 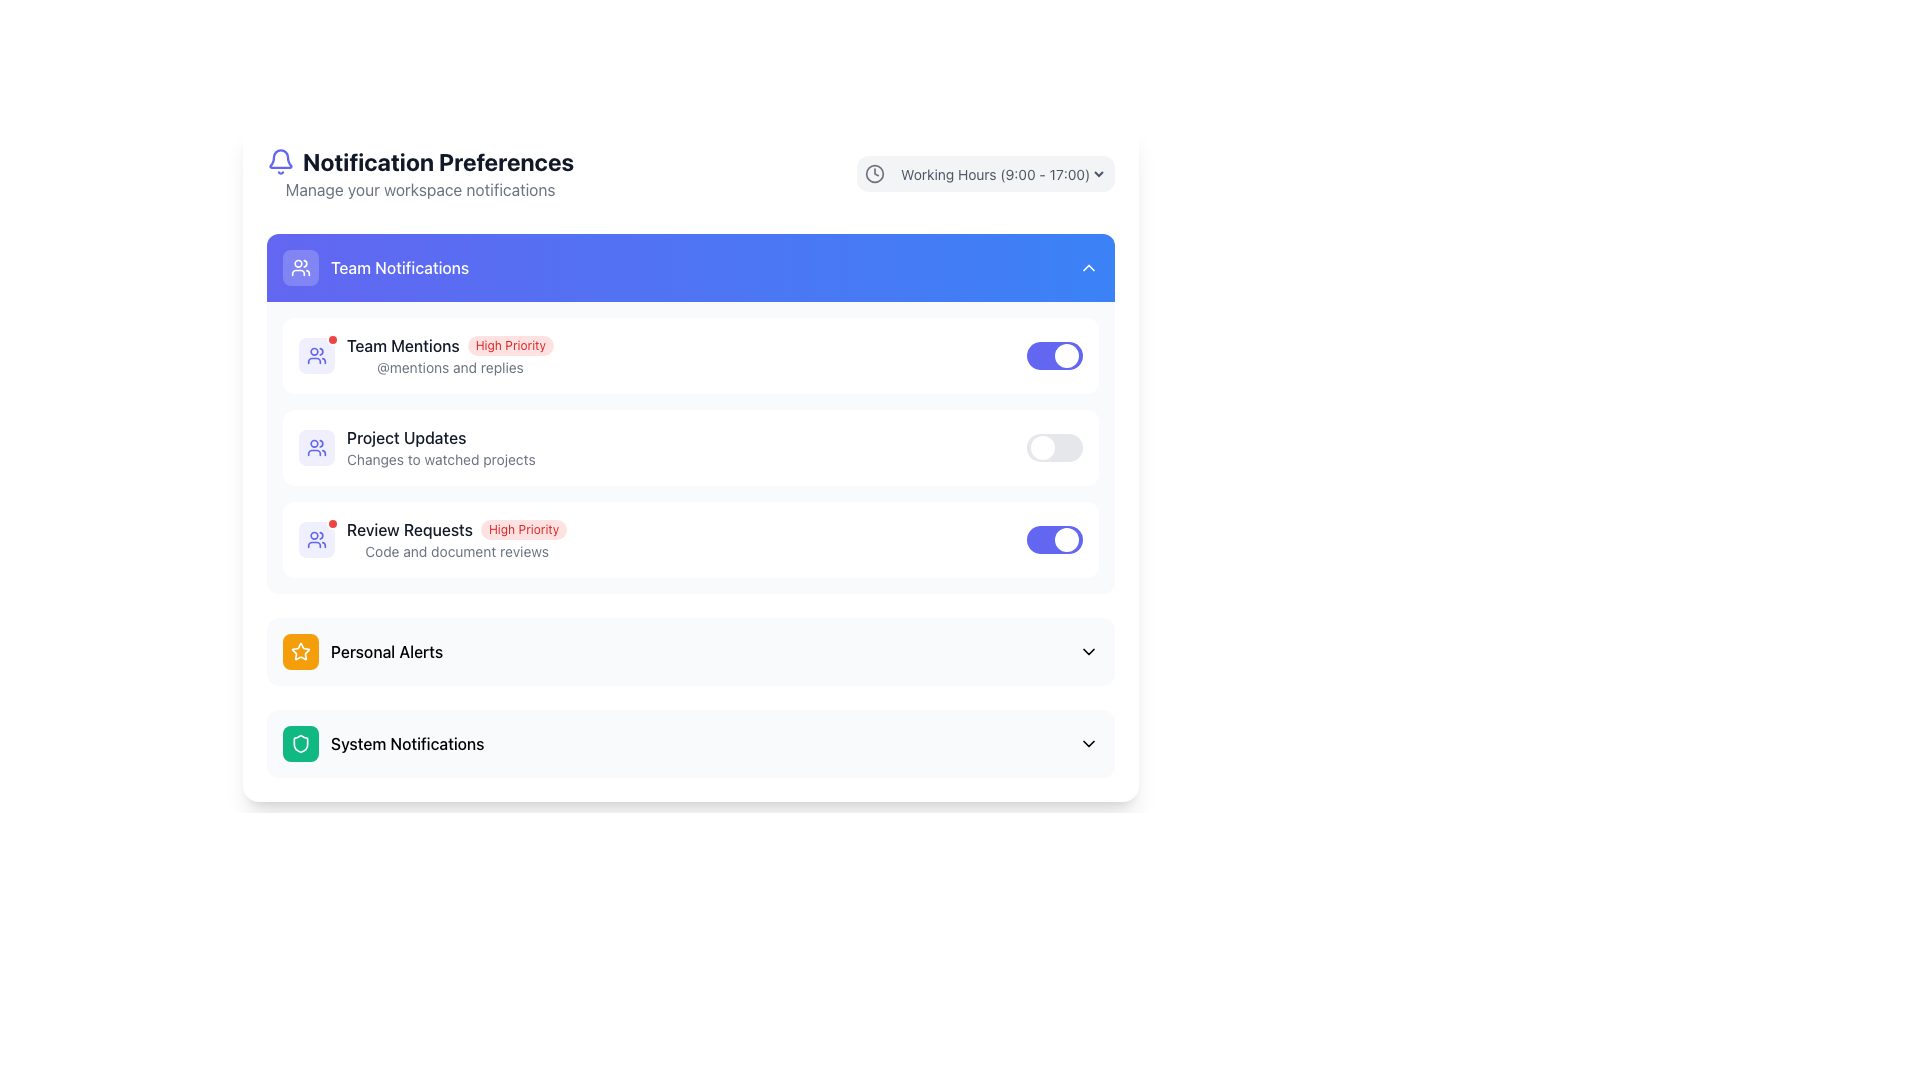 I want to click on the 'High Priority' notification label in the 'Team Notifications' section, which indicates the 'Team Mentions' category, so click(x=449, y=345).